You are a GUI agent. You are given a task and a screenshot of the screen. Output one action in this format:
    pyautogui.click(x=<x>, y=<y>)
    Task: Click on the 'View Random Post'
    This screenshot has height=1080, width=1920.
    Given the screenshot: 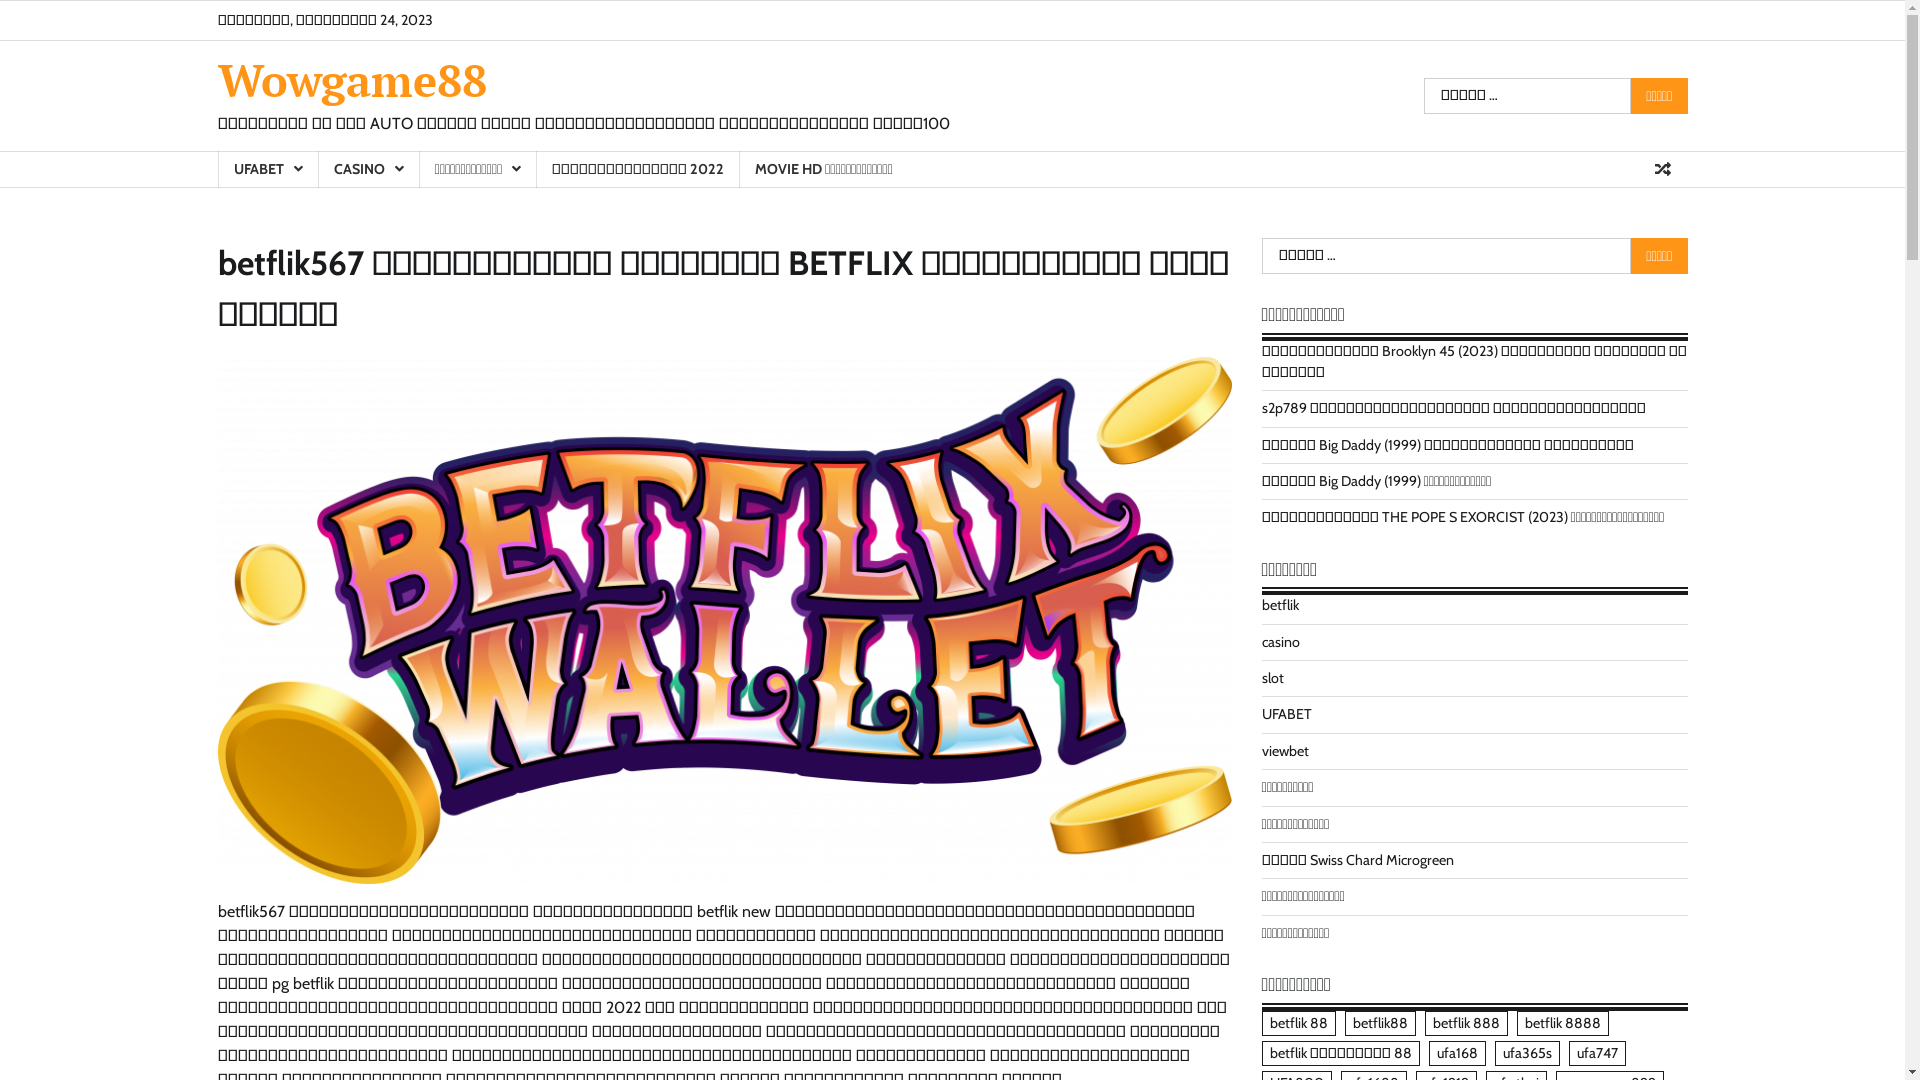 What is the action you would take?
    pyautogui.click(x=1662, y=168)
    